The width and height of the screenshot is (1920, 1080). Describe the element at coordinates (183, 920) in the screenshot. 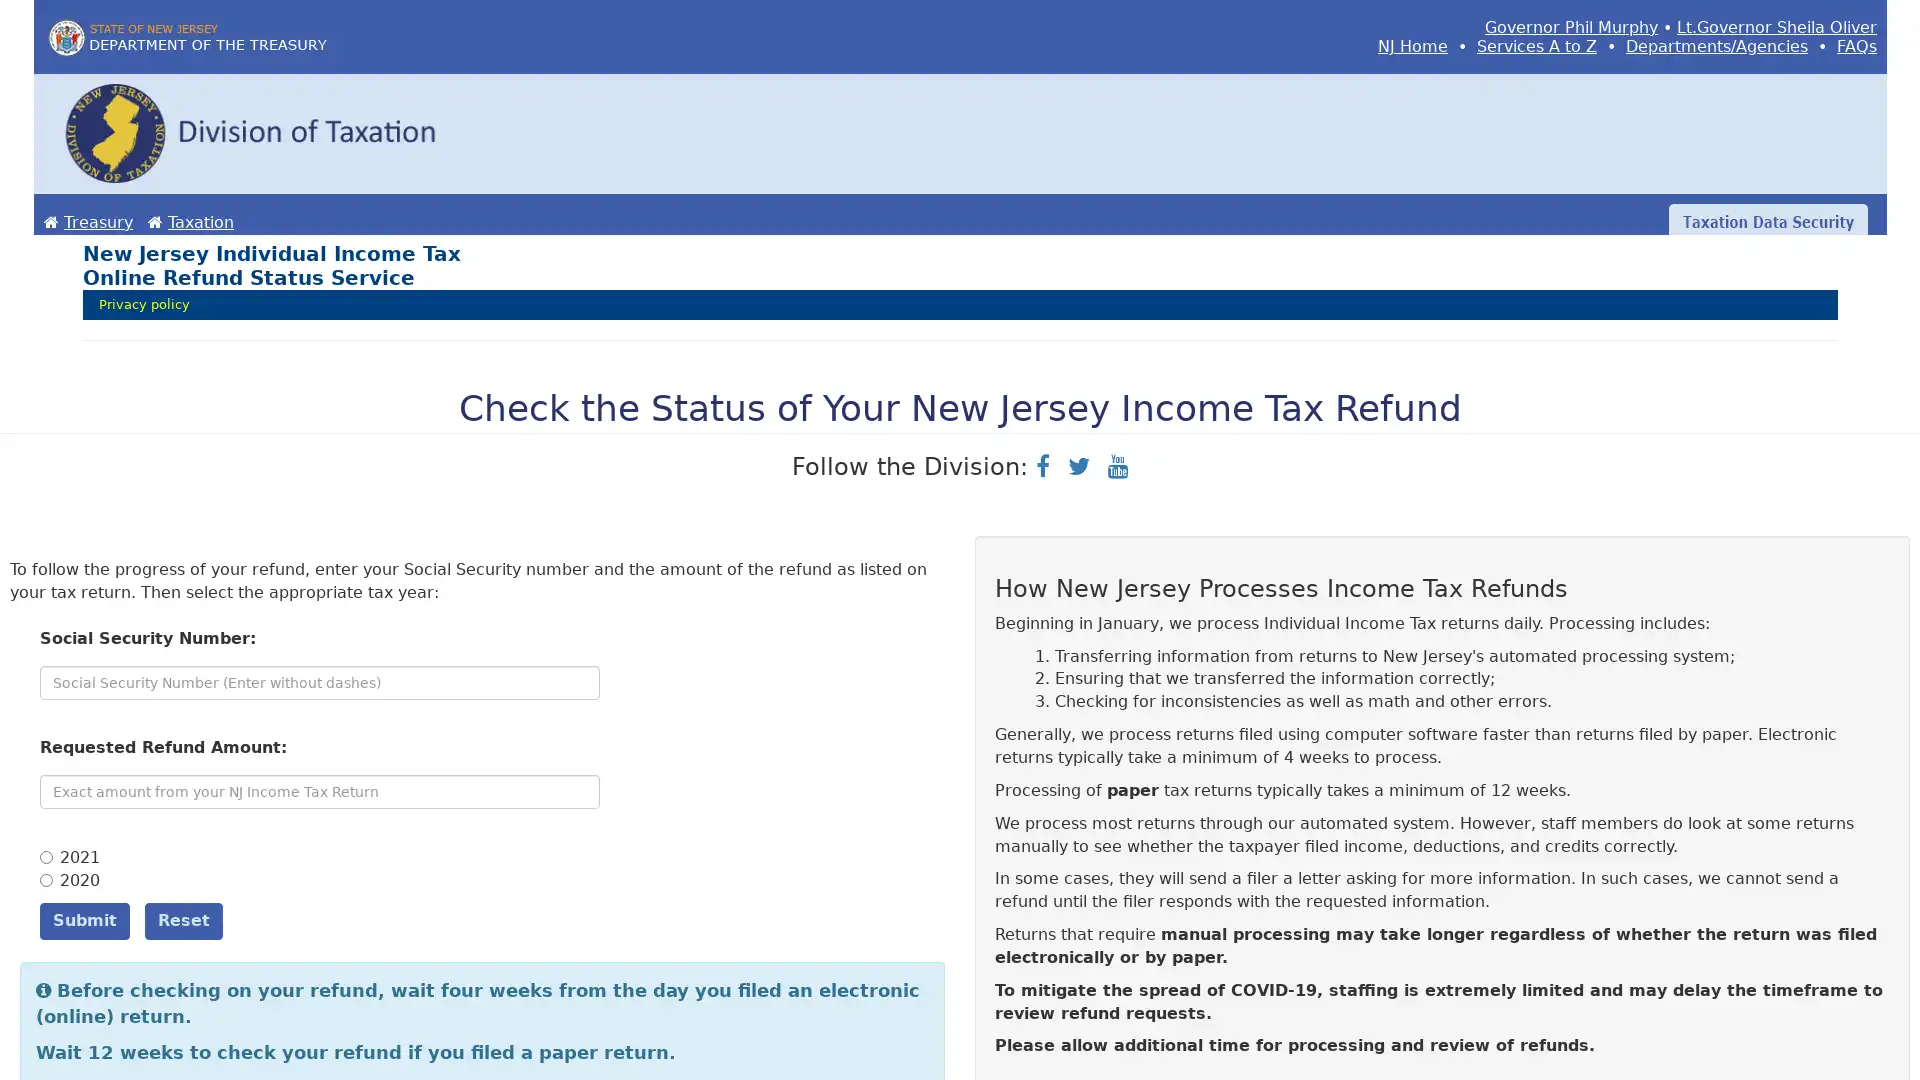

I see `Reset` at that location.